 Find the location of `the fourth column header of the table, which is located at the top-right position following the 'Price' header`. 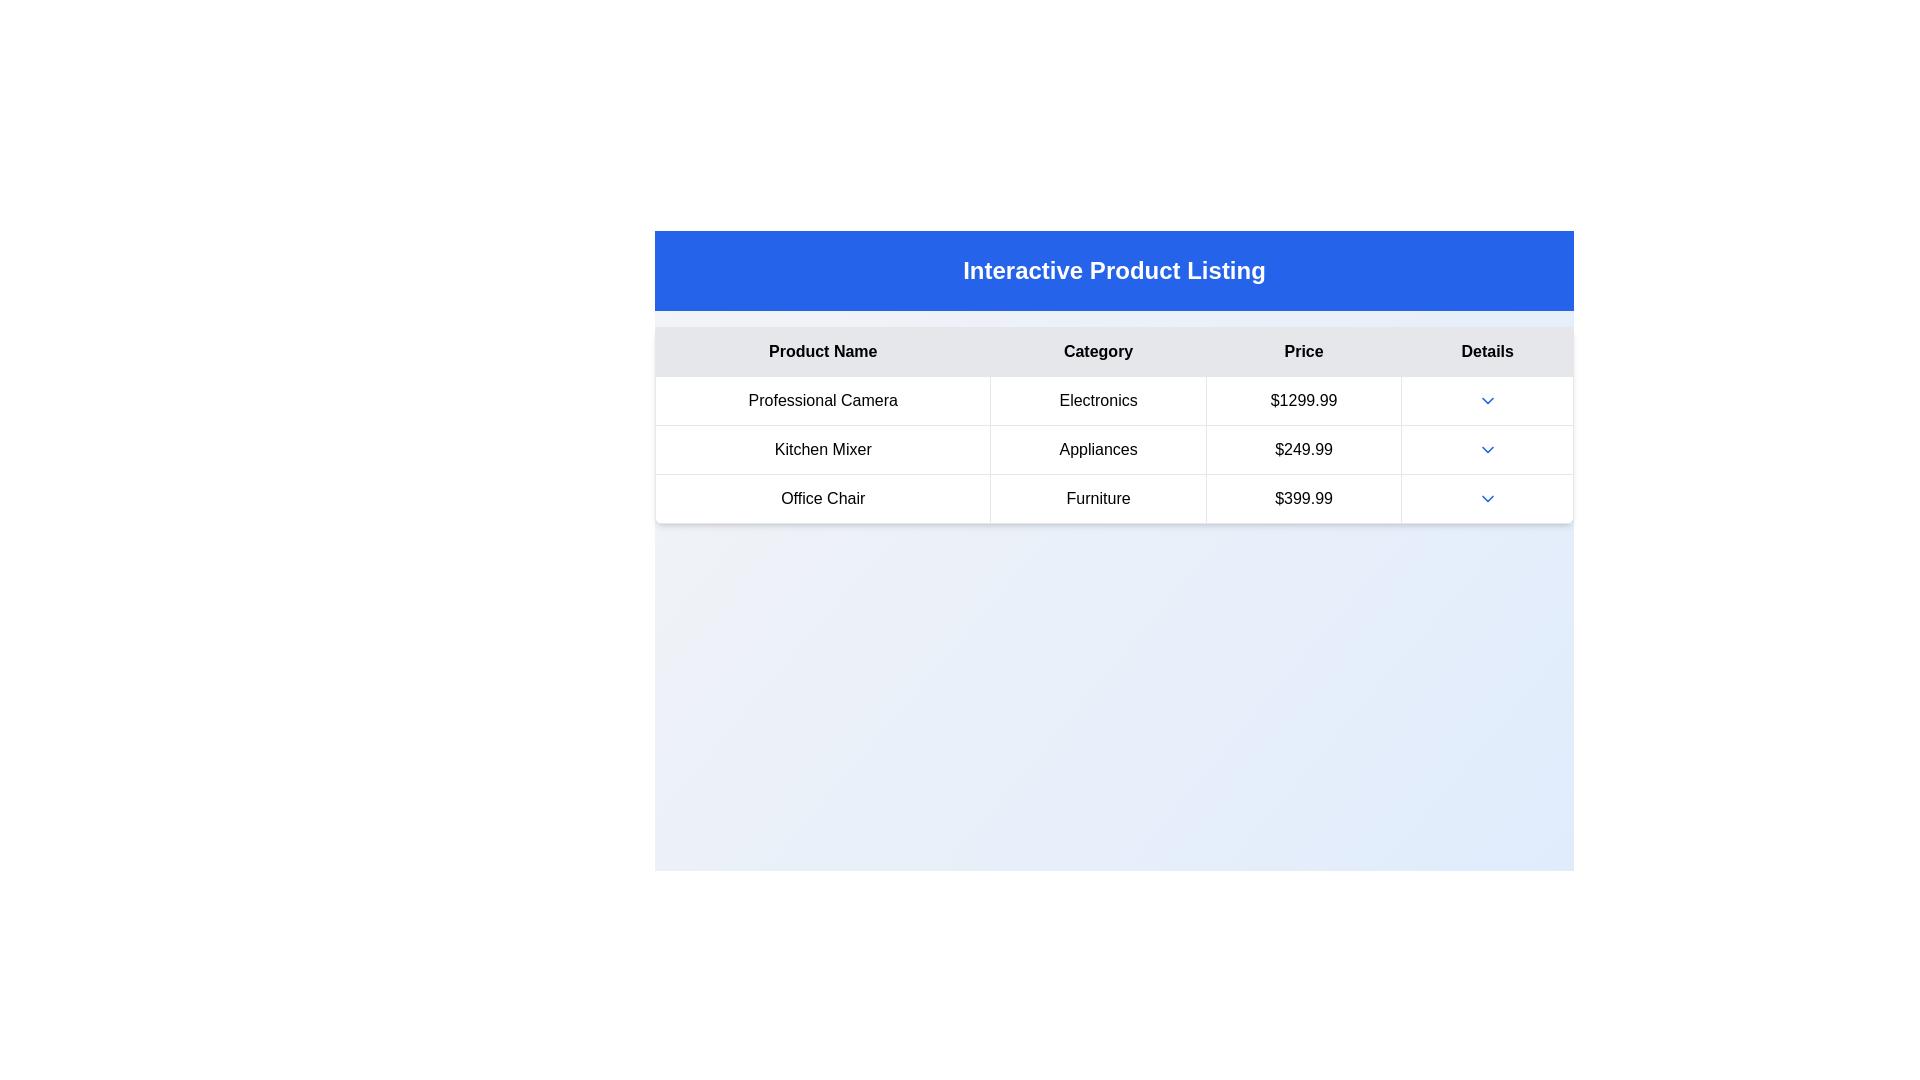

the fourth column header of the table, which is located at the top-right position following the 'Price' header is located at coordinates (1487, 350).